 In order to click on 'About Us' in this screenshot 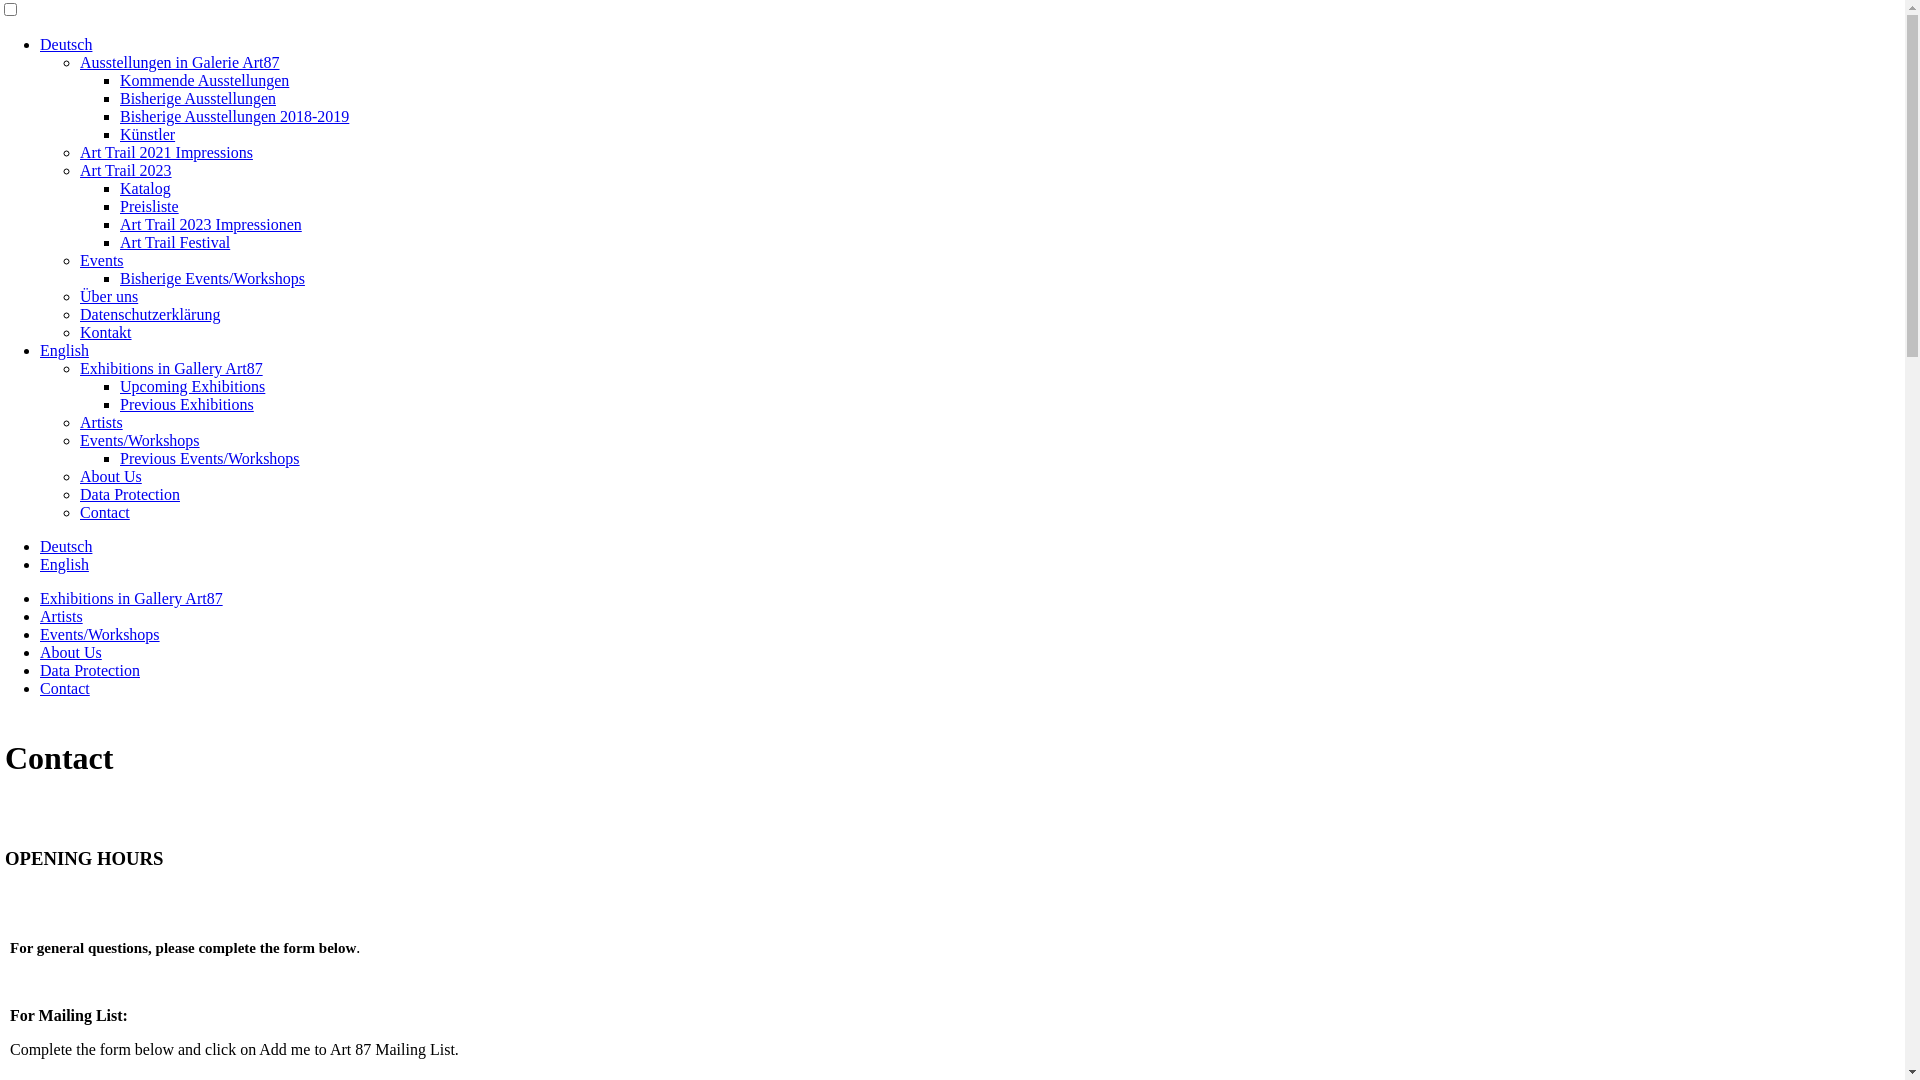, I will do `click(39, 652)`.